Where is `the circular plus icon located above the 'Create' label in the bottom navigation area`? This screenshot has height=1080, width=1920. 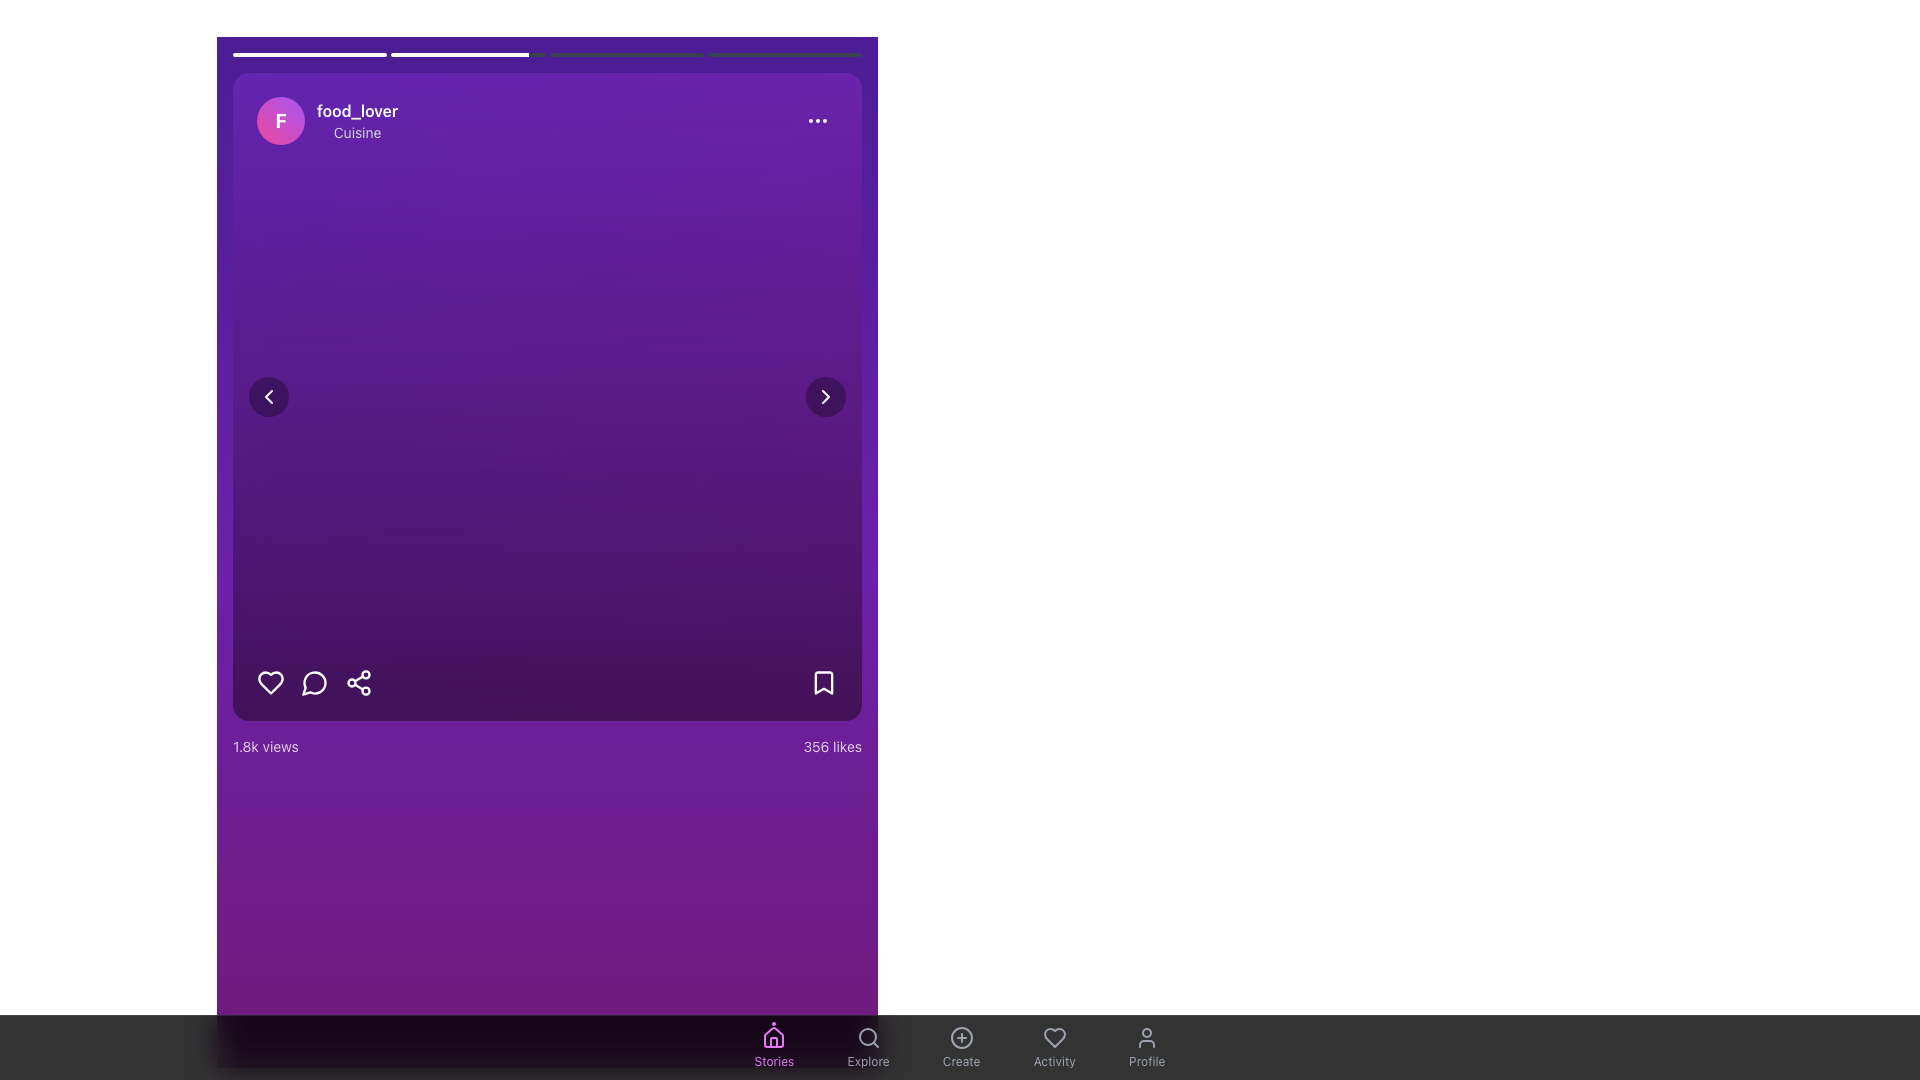 the circular plus icon located above the 'Create' label in the bottom navigation area is located at coordinates (961, 1036).